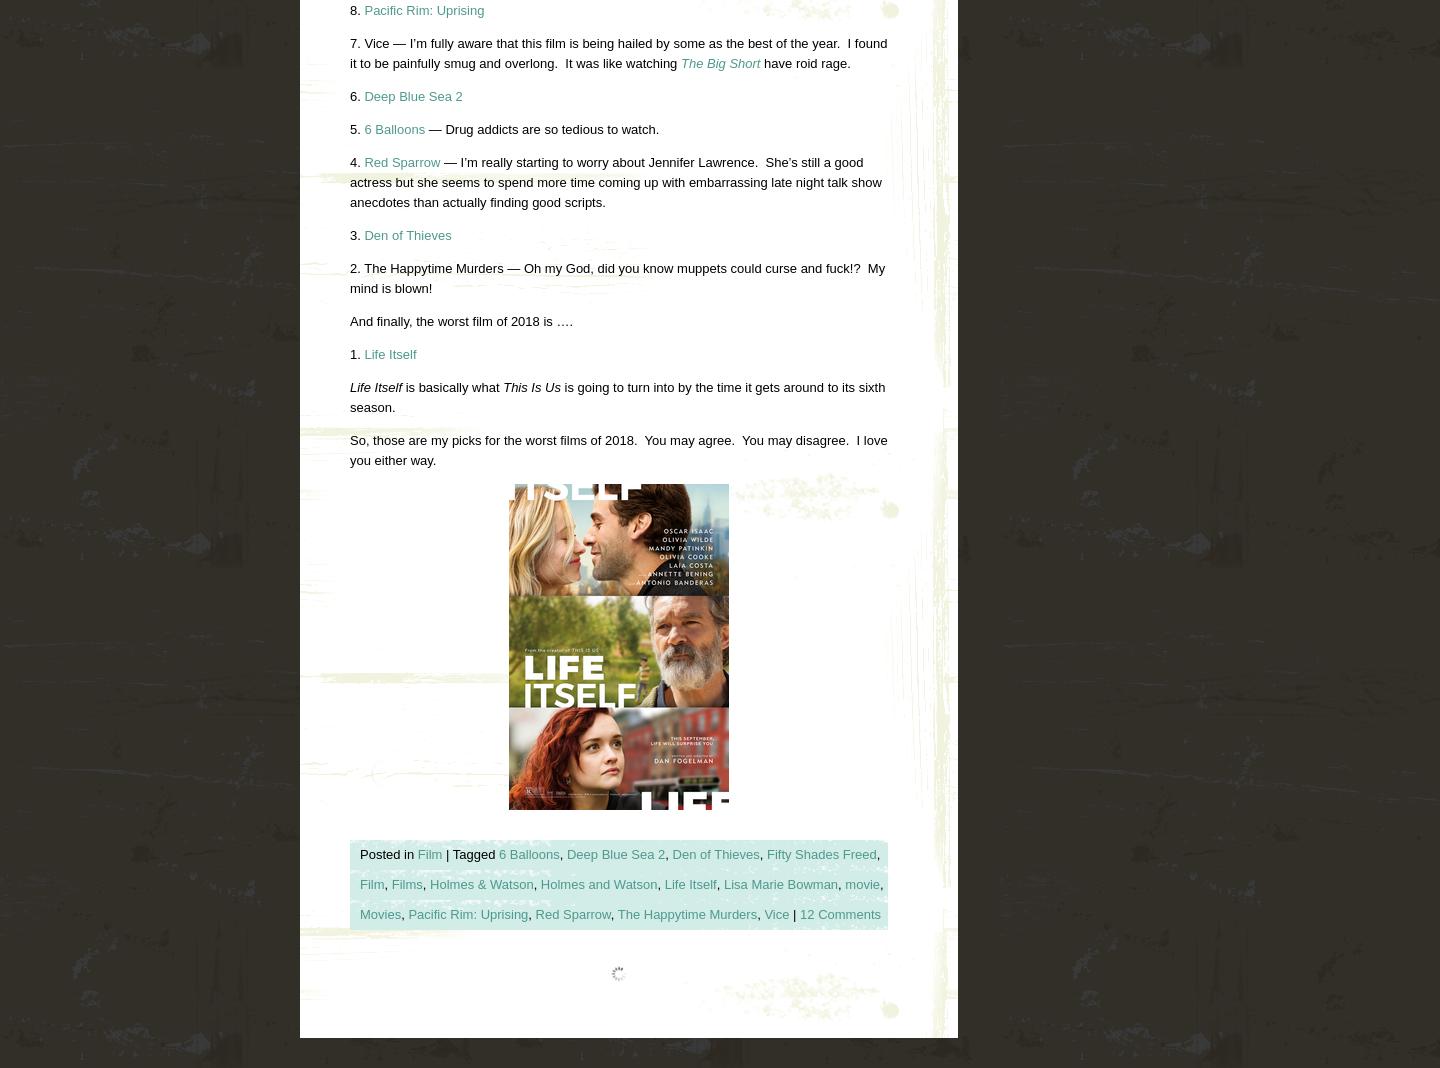  Describe the element at coordinates (531, 1029) in the screenshot. I see `'Dazzling Erin'` at that location.